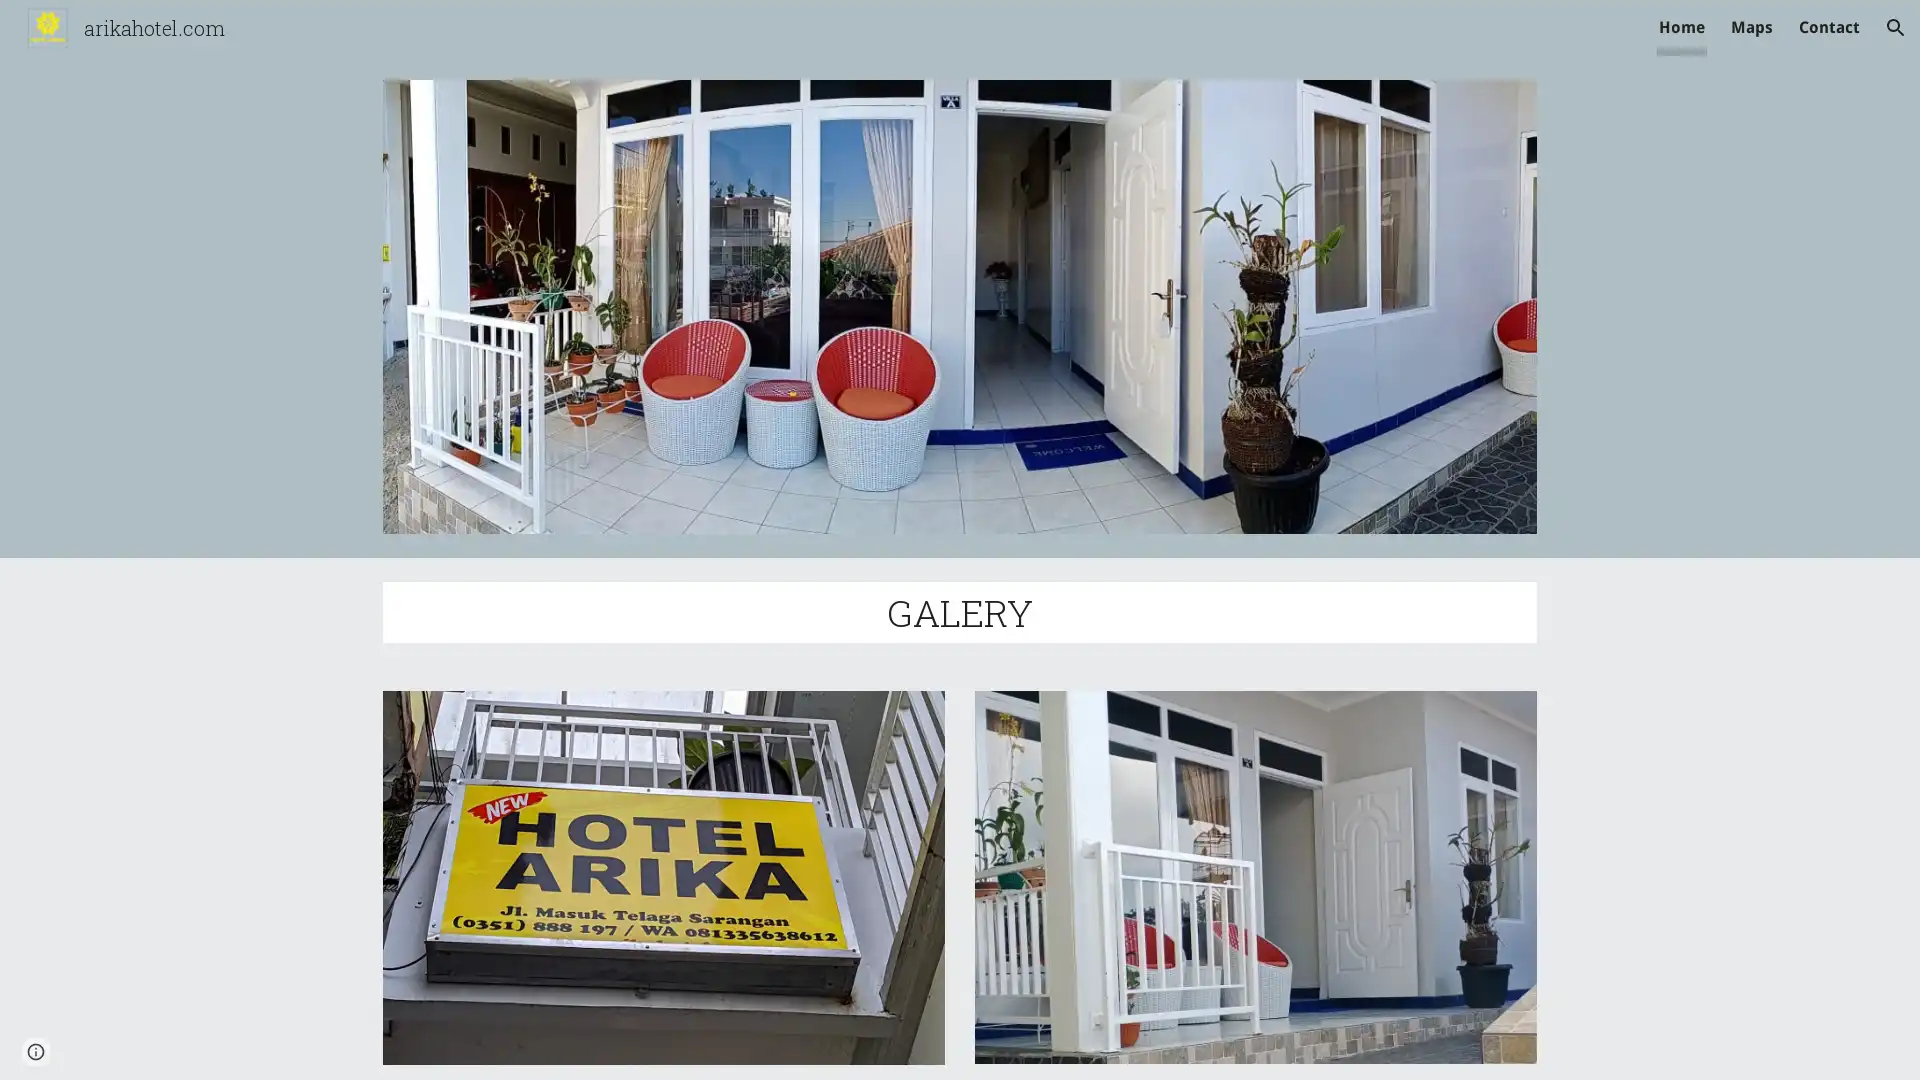  I want to click on Site actions, so click(35, 1044).